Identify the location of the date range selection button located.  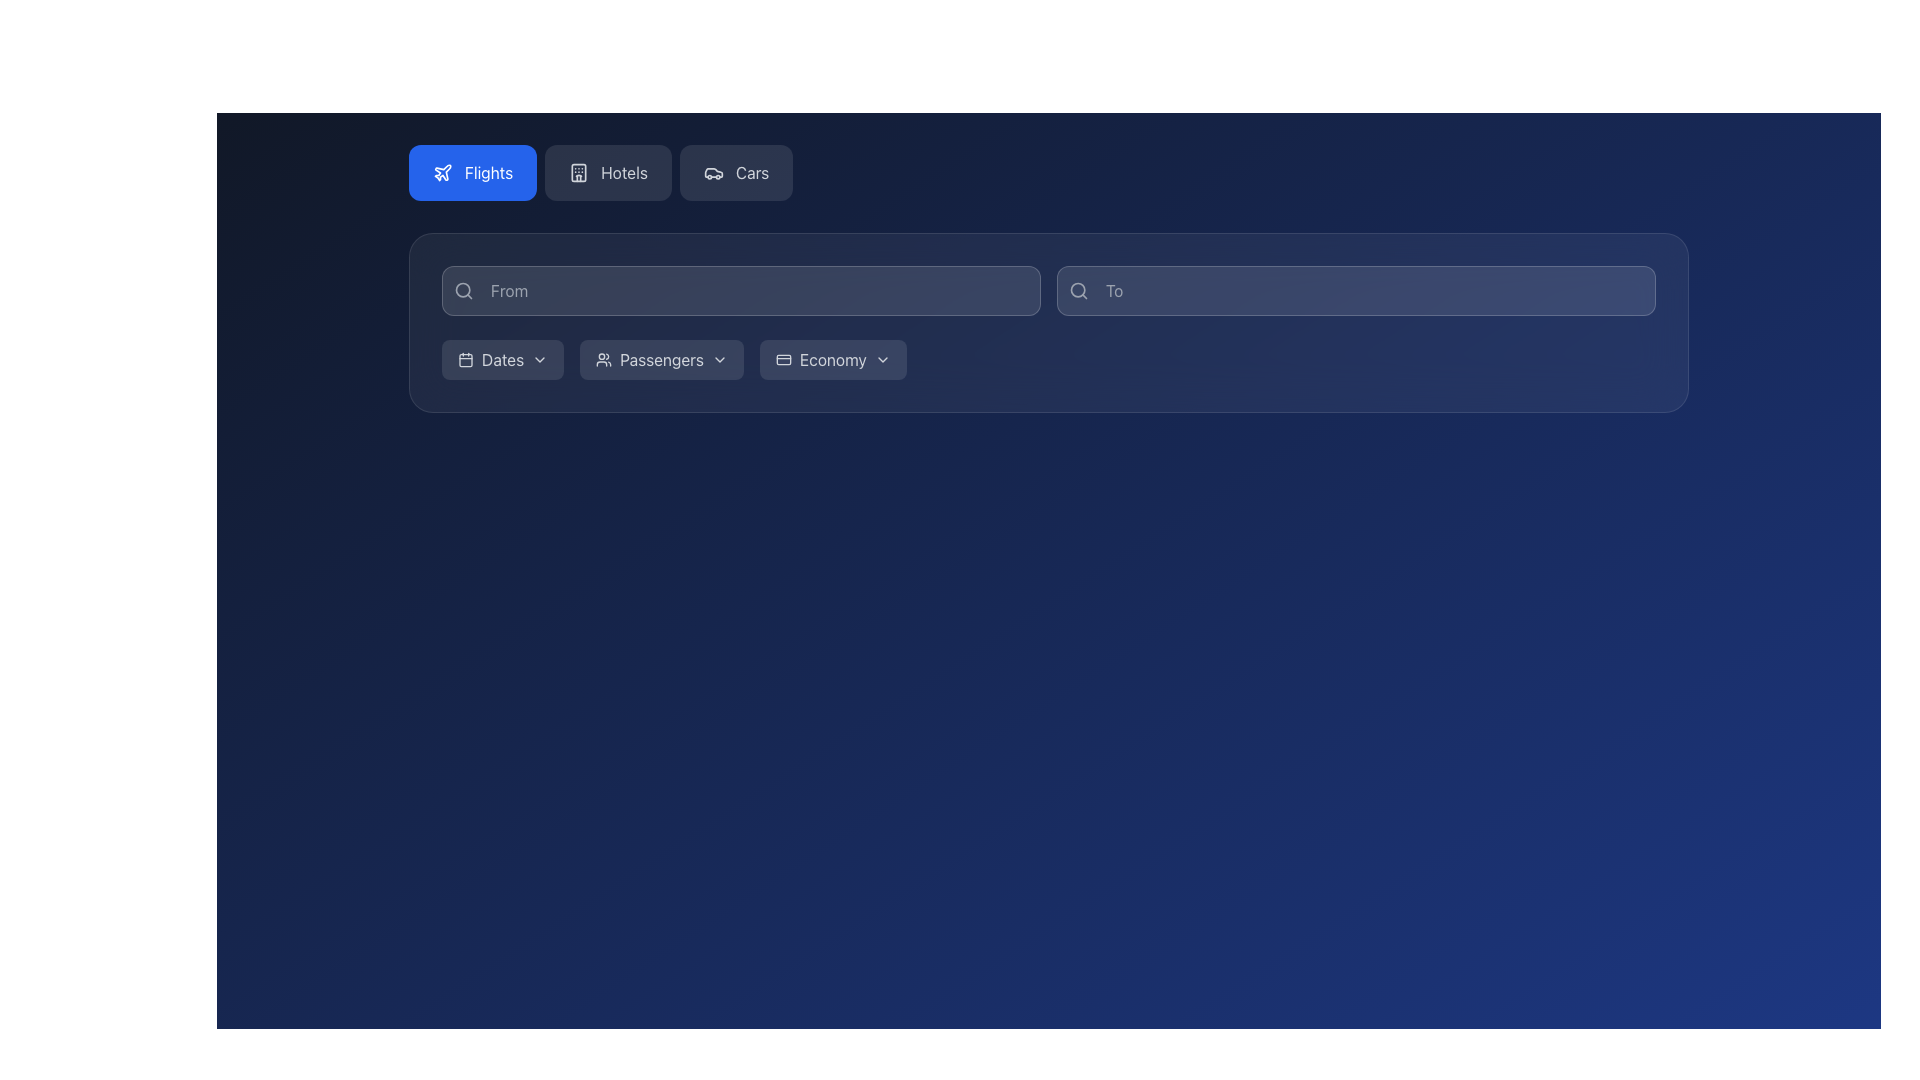
(503, 358).